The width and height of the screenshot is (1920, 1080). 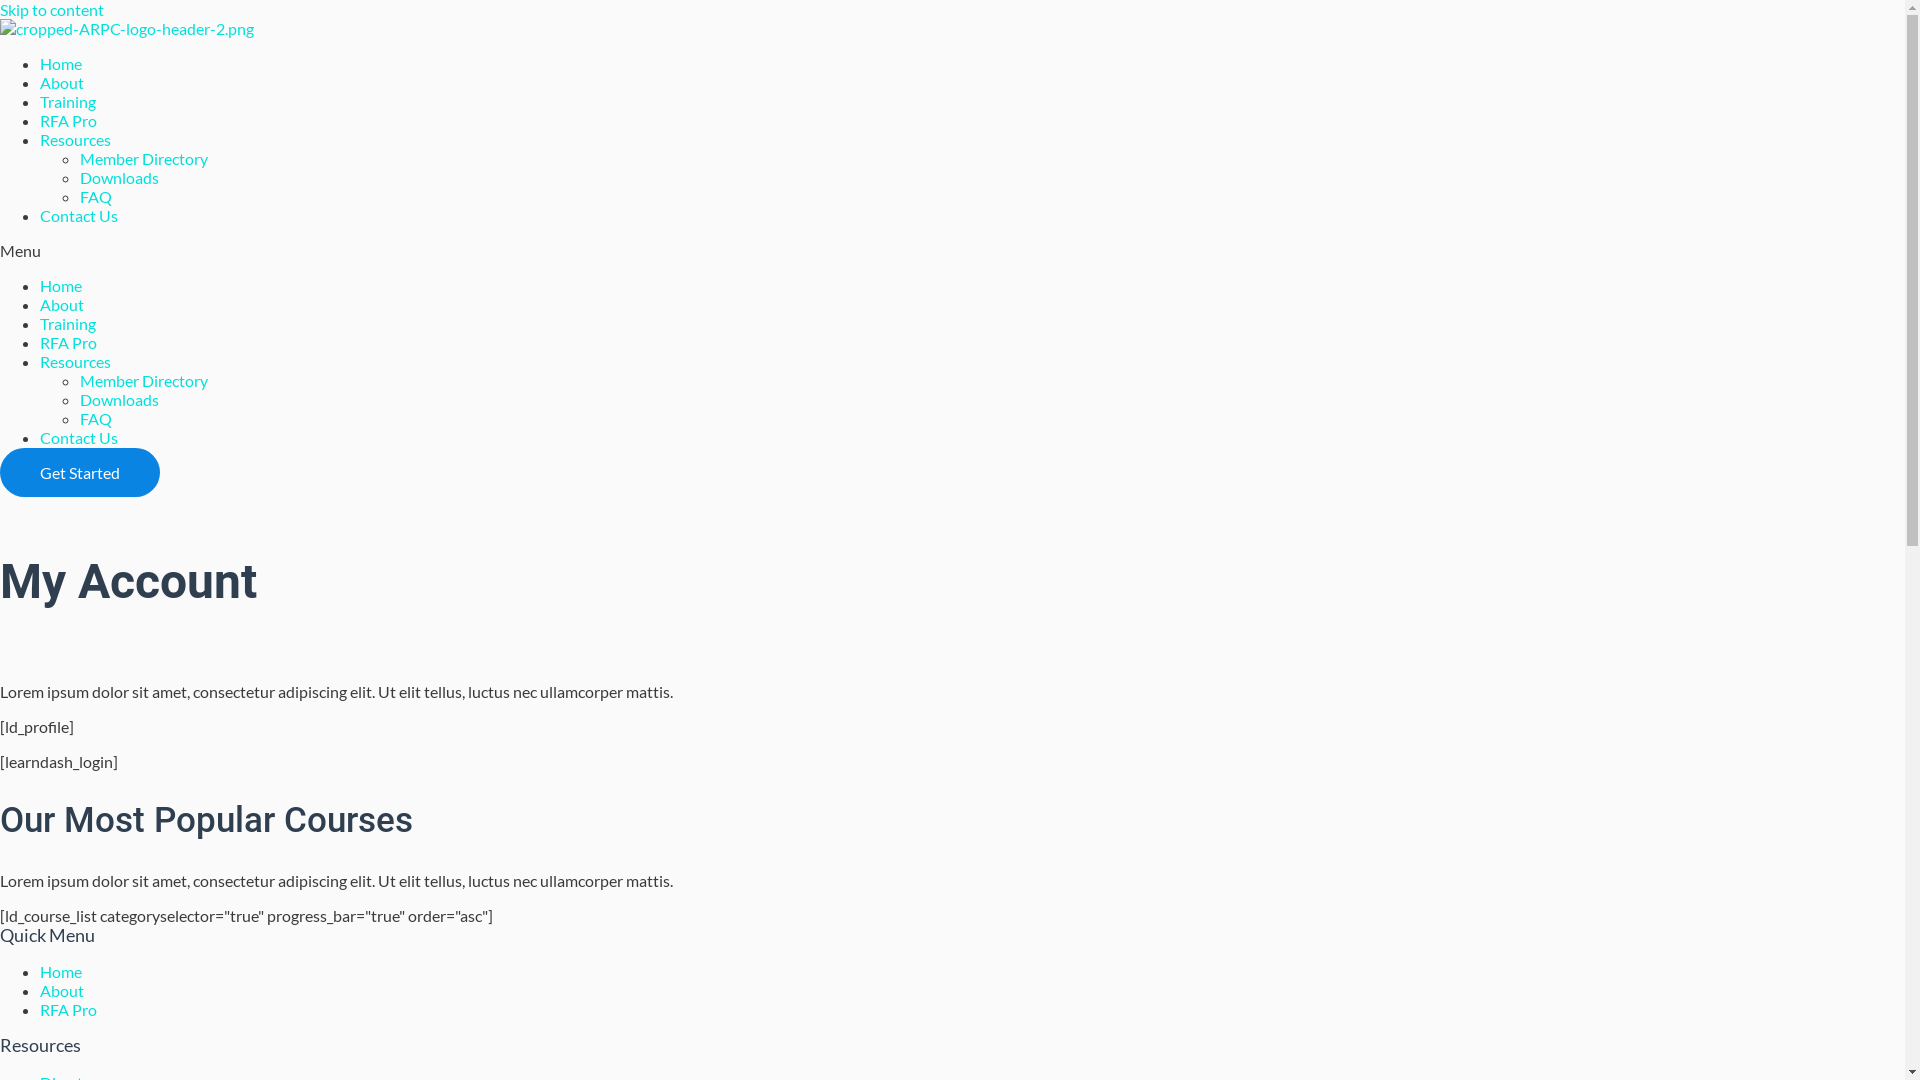 What do you see at coordinates (80, 472) in the screenshot?
I see `'Get Started'` at bounding box center [80, 472].